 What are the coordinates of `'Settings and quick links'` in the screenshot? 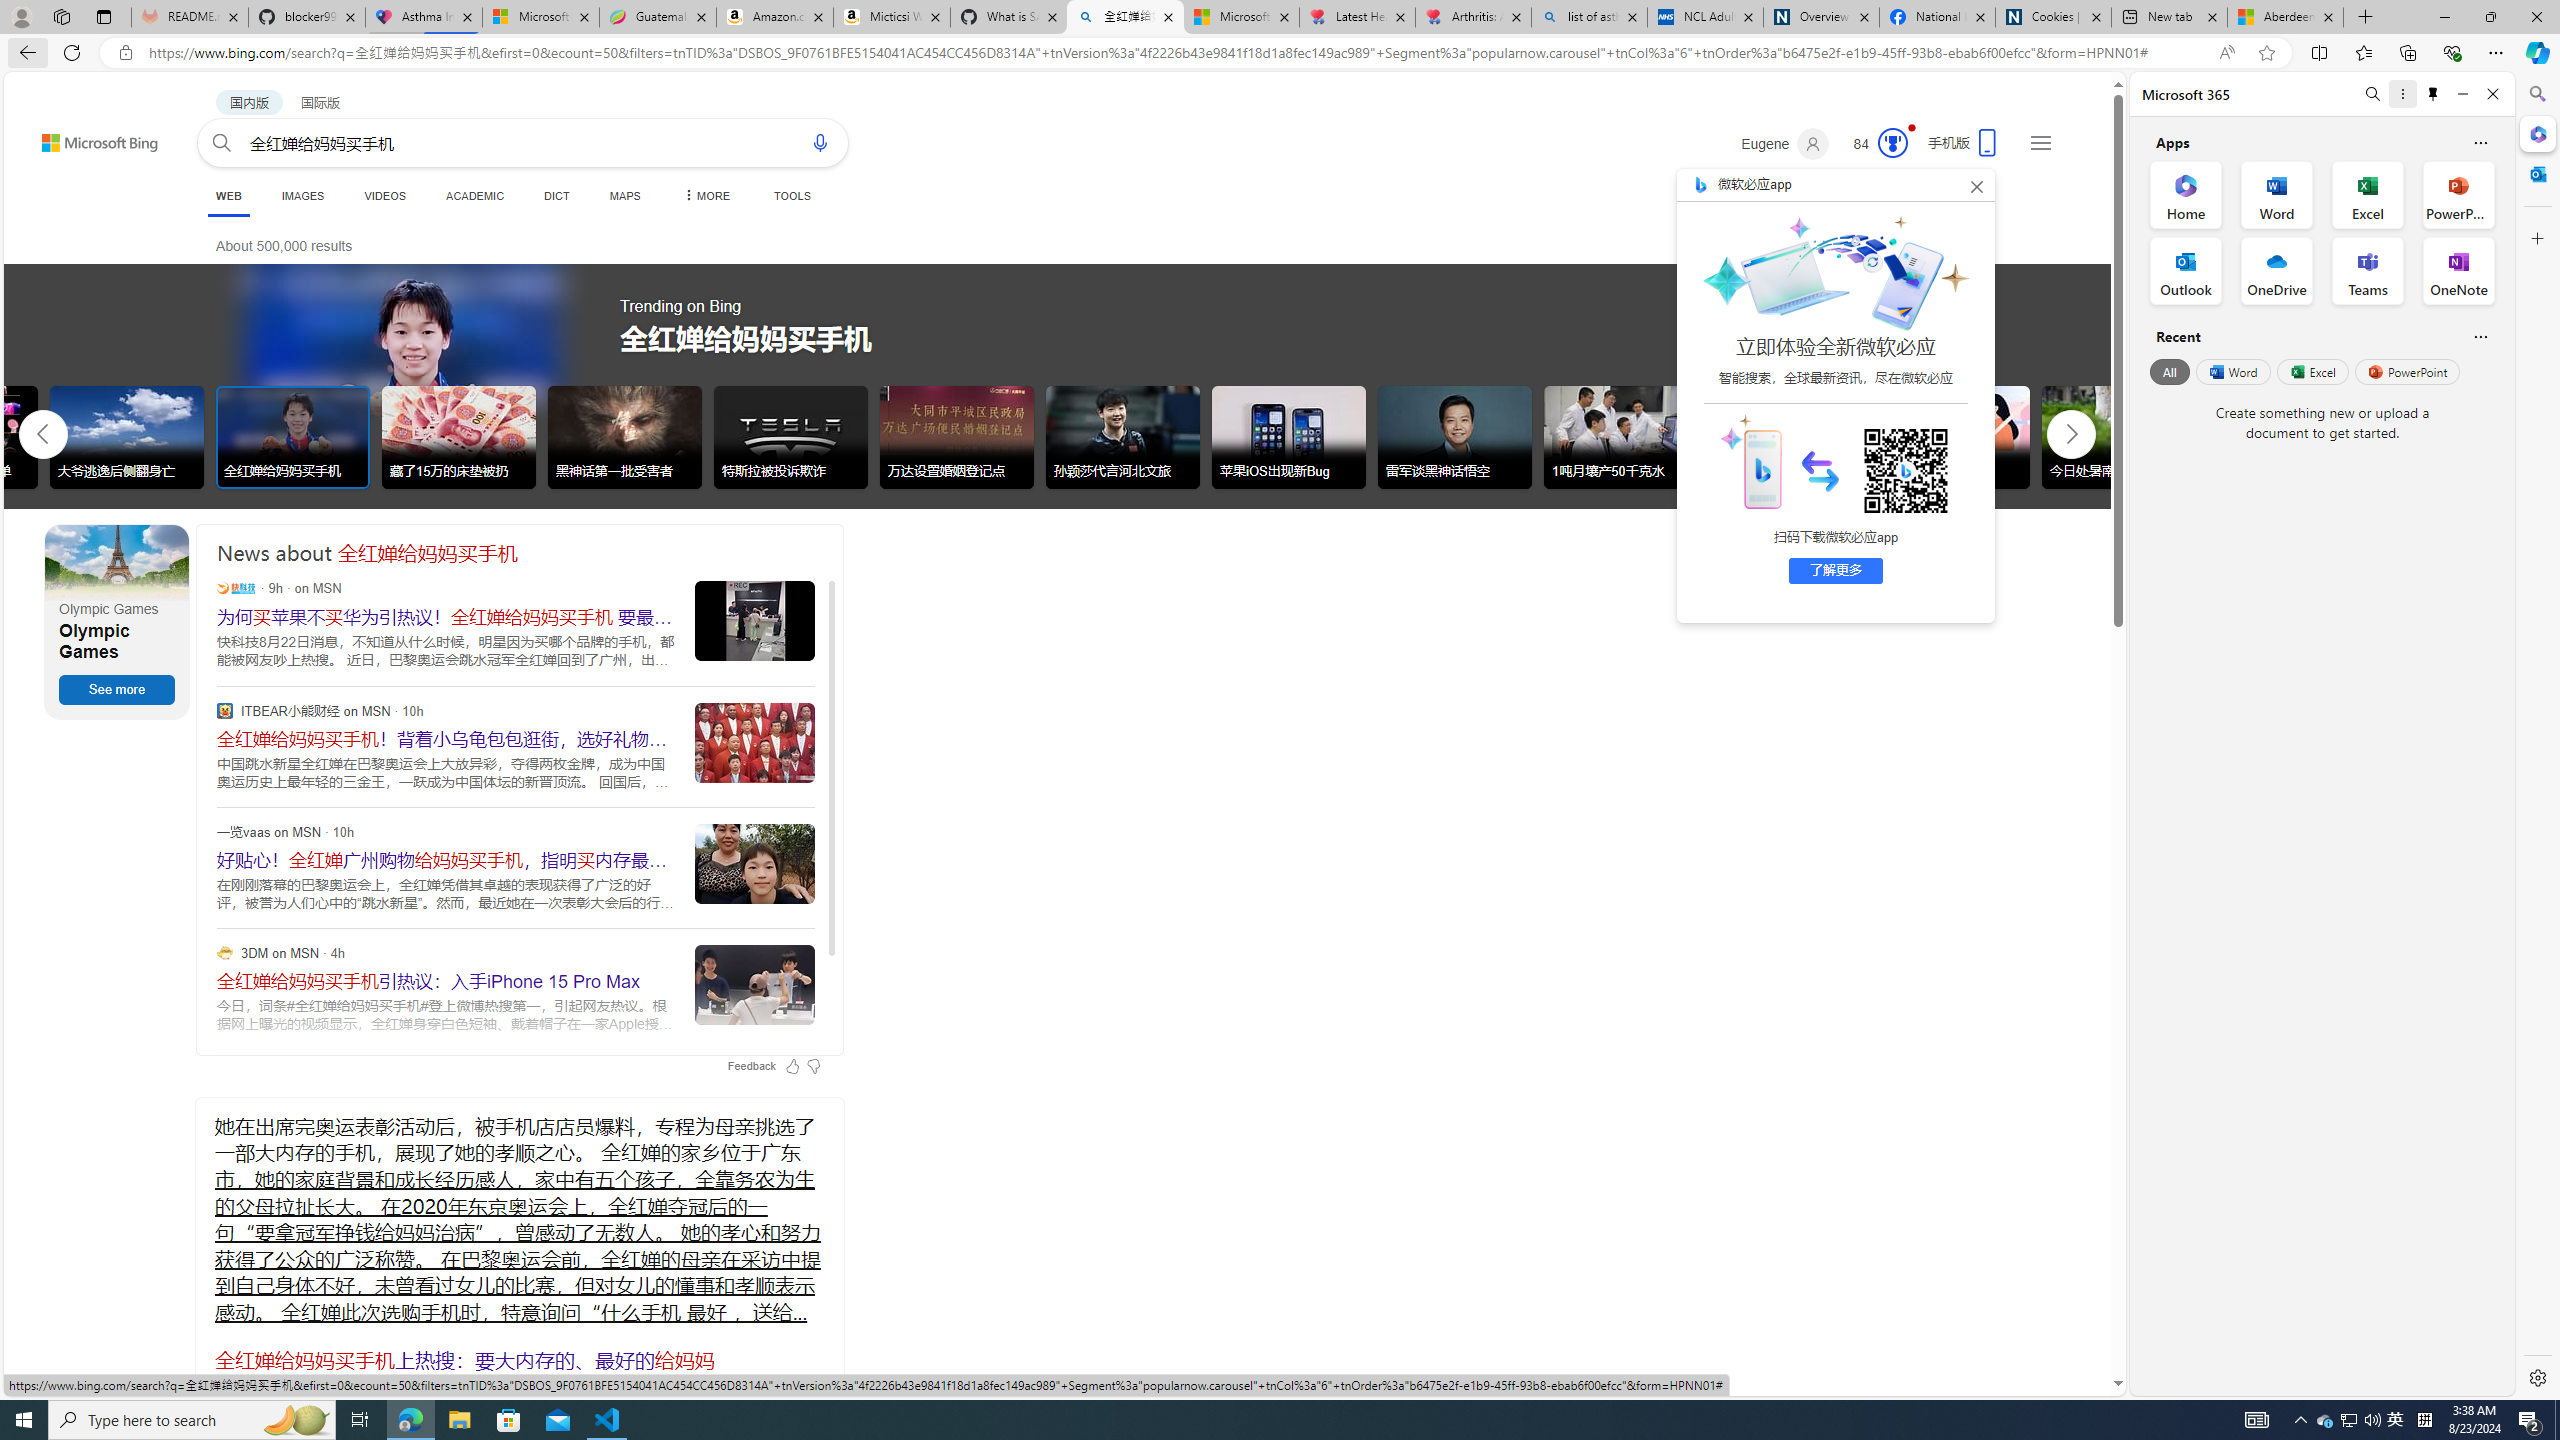 It's located at (2039, 141).